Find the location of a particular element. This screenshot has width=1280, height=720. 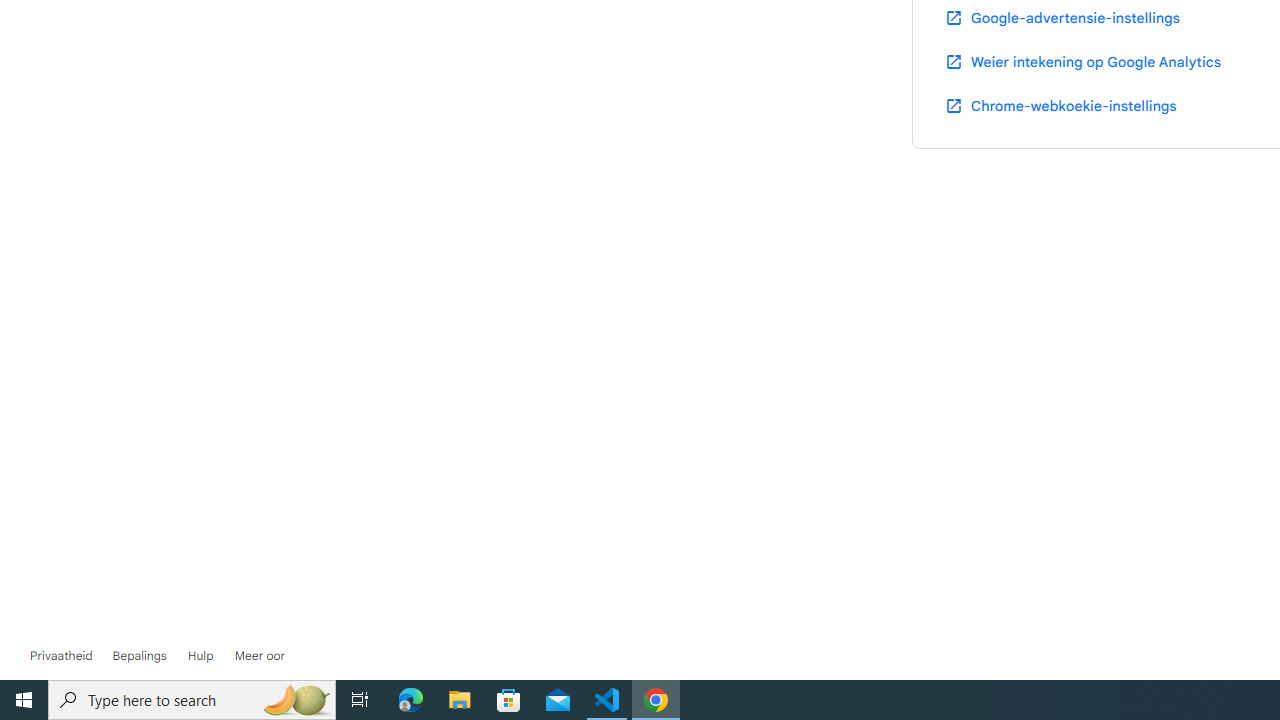

'Bepalings' is located at coordinates (138, 655).